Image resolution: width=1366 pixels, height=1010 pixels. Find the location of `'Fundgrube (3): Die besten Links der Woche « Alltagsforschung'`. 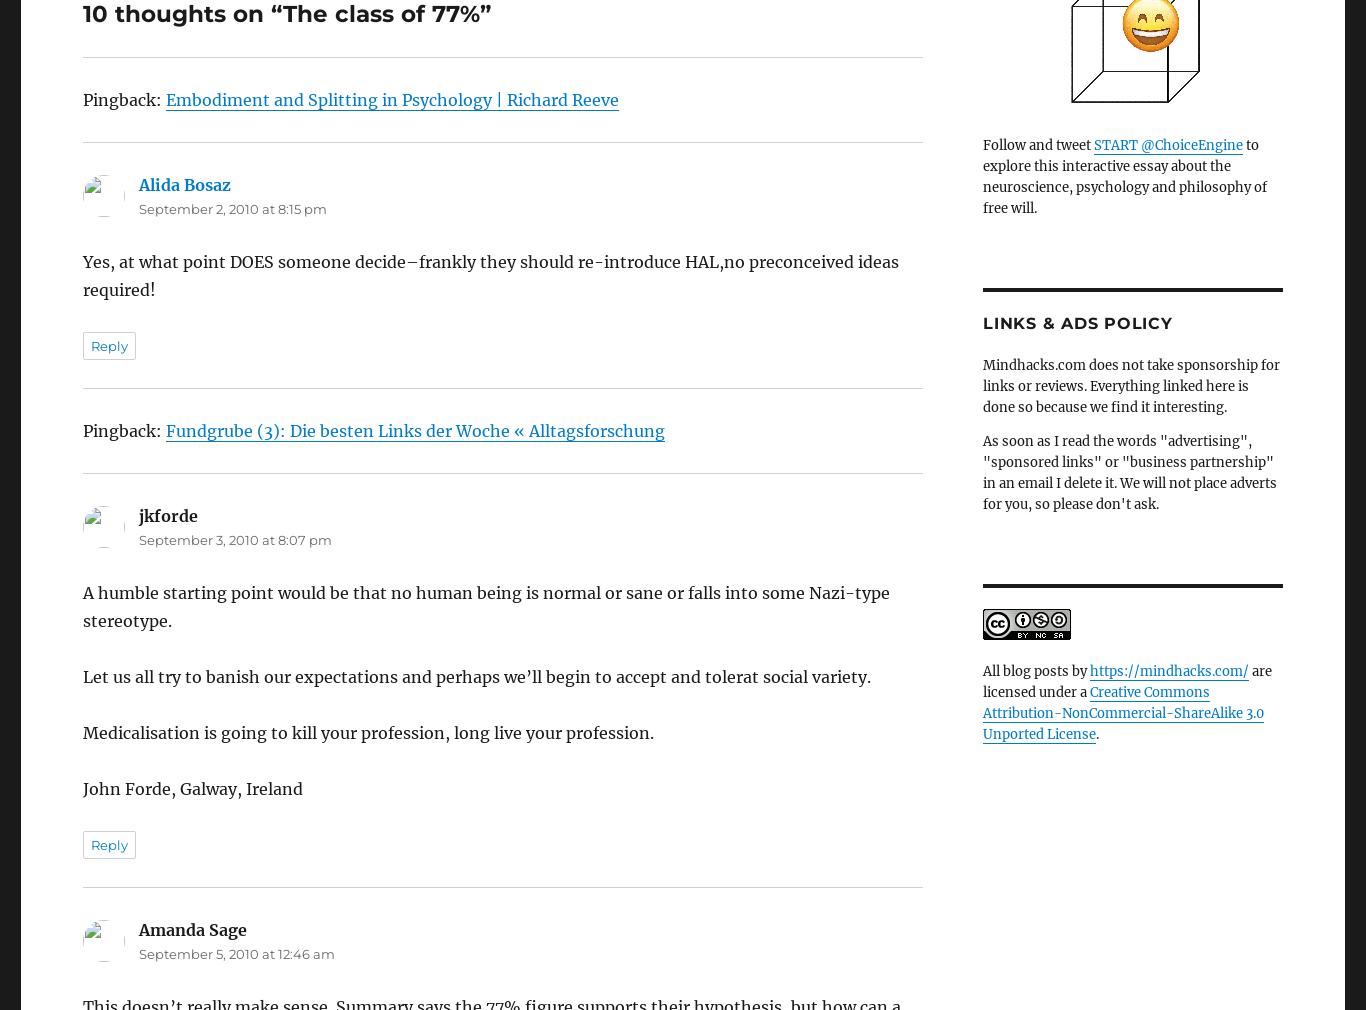

'Fundgrube (3): Die besten Links der Woche « Alltagsforschung' is located at coordinates (414, 376).